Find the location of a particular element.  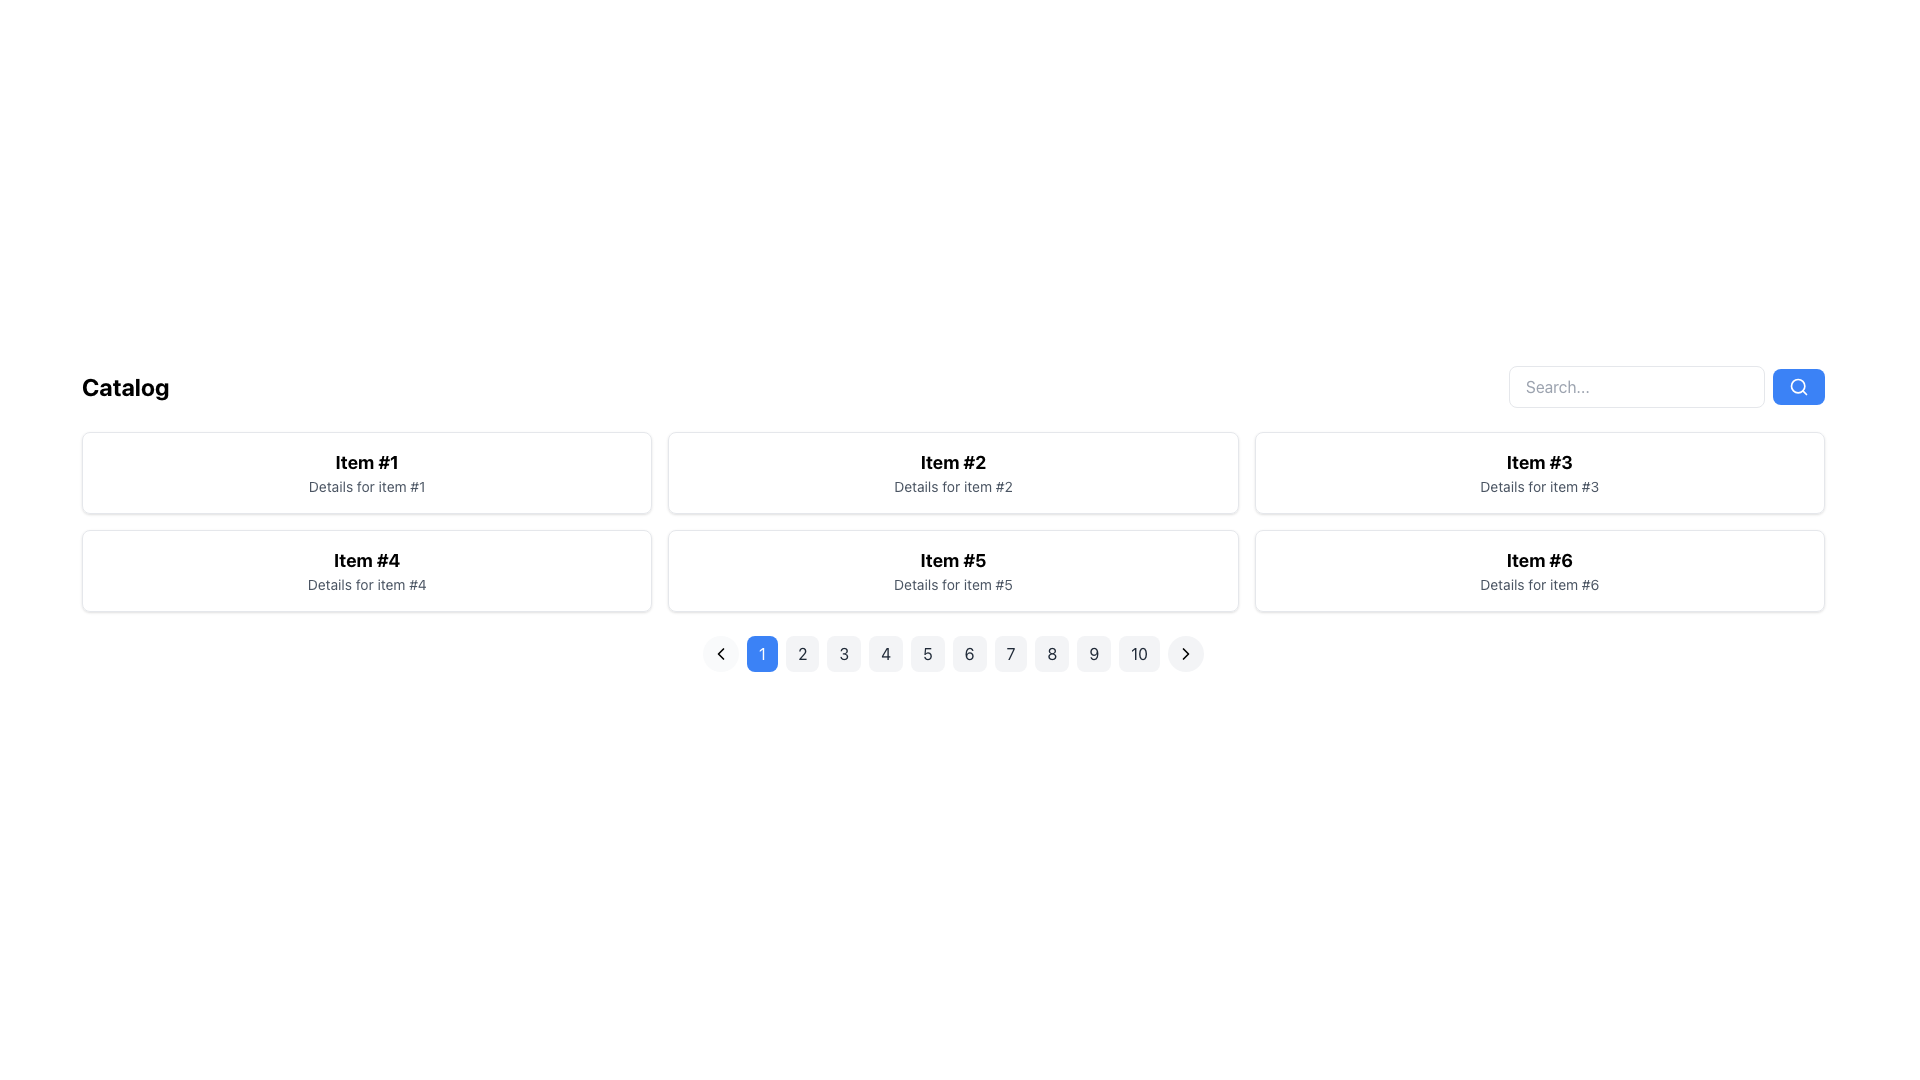

the blue search icon that is styled as a circular outline with a diagonal line, located at the top center-right of the layout next to the search bar for visual feedback is located at coordinates (1799, 386).